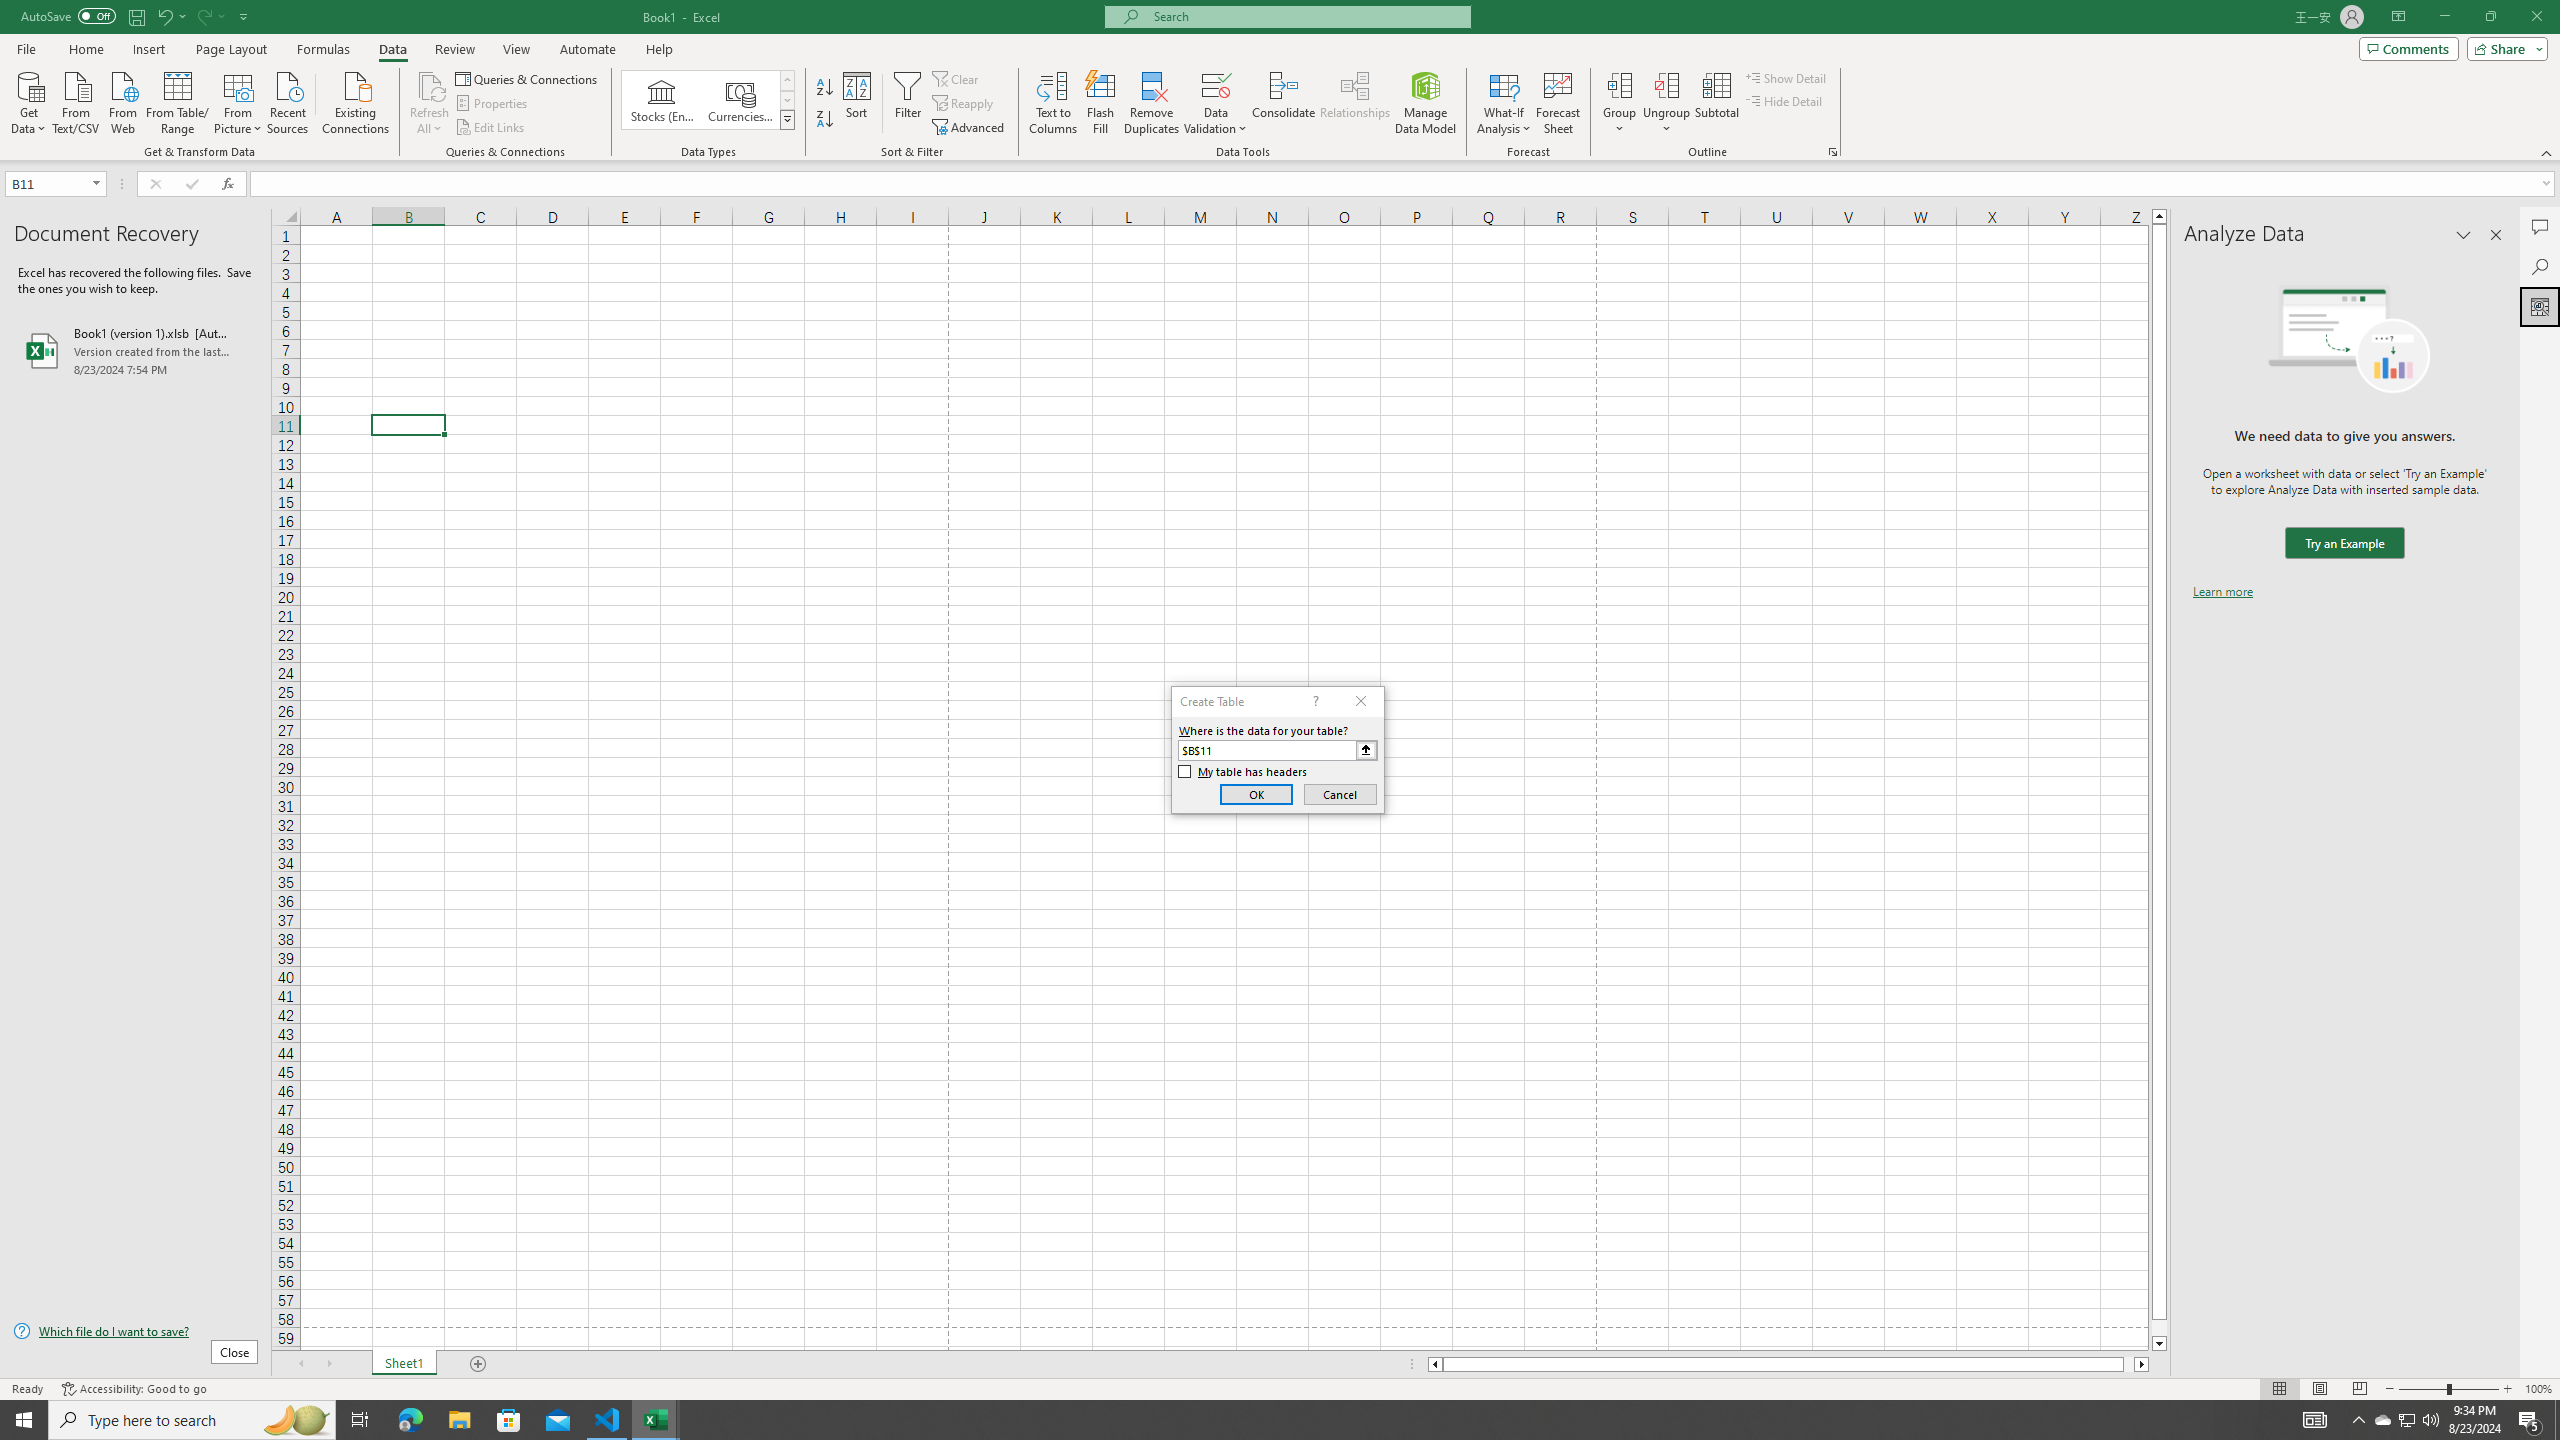  I want to click on 'Relationships', so click(1354, 103).